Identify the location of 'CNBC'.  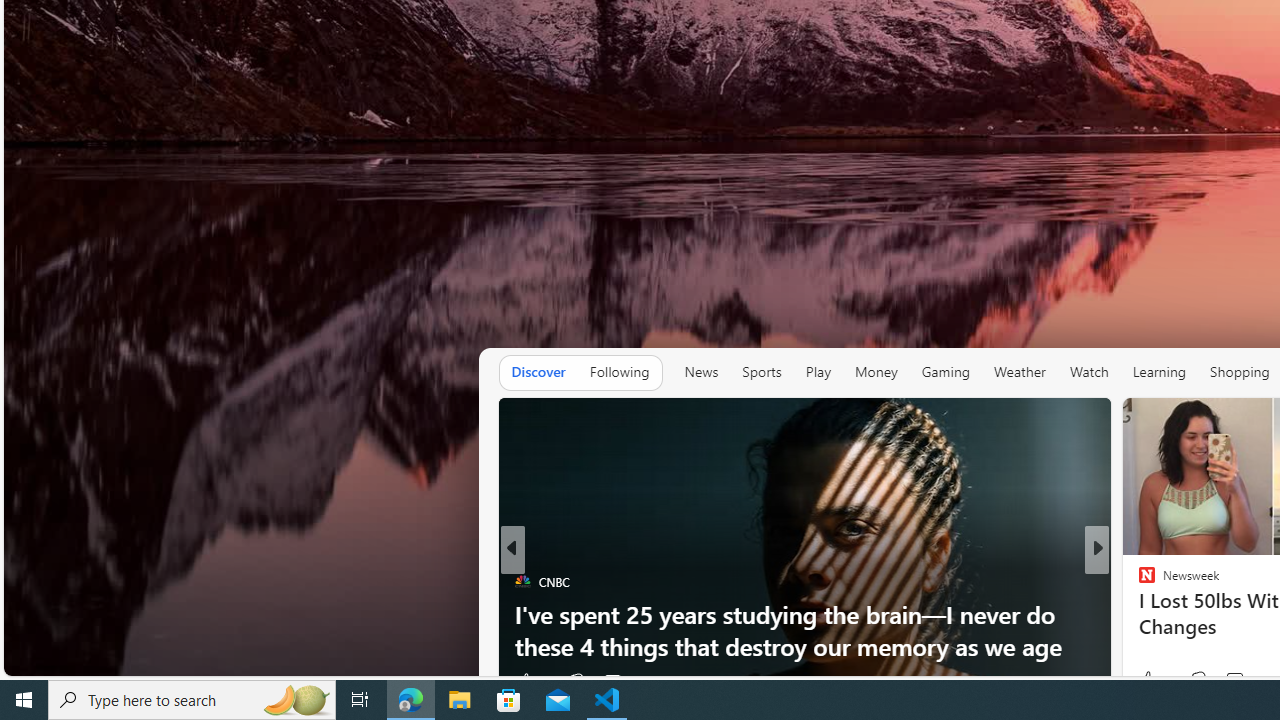
(522, 581).